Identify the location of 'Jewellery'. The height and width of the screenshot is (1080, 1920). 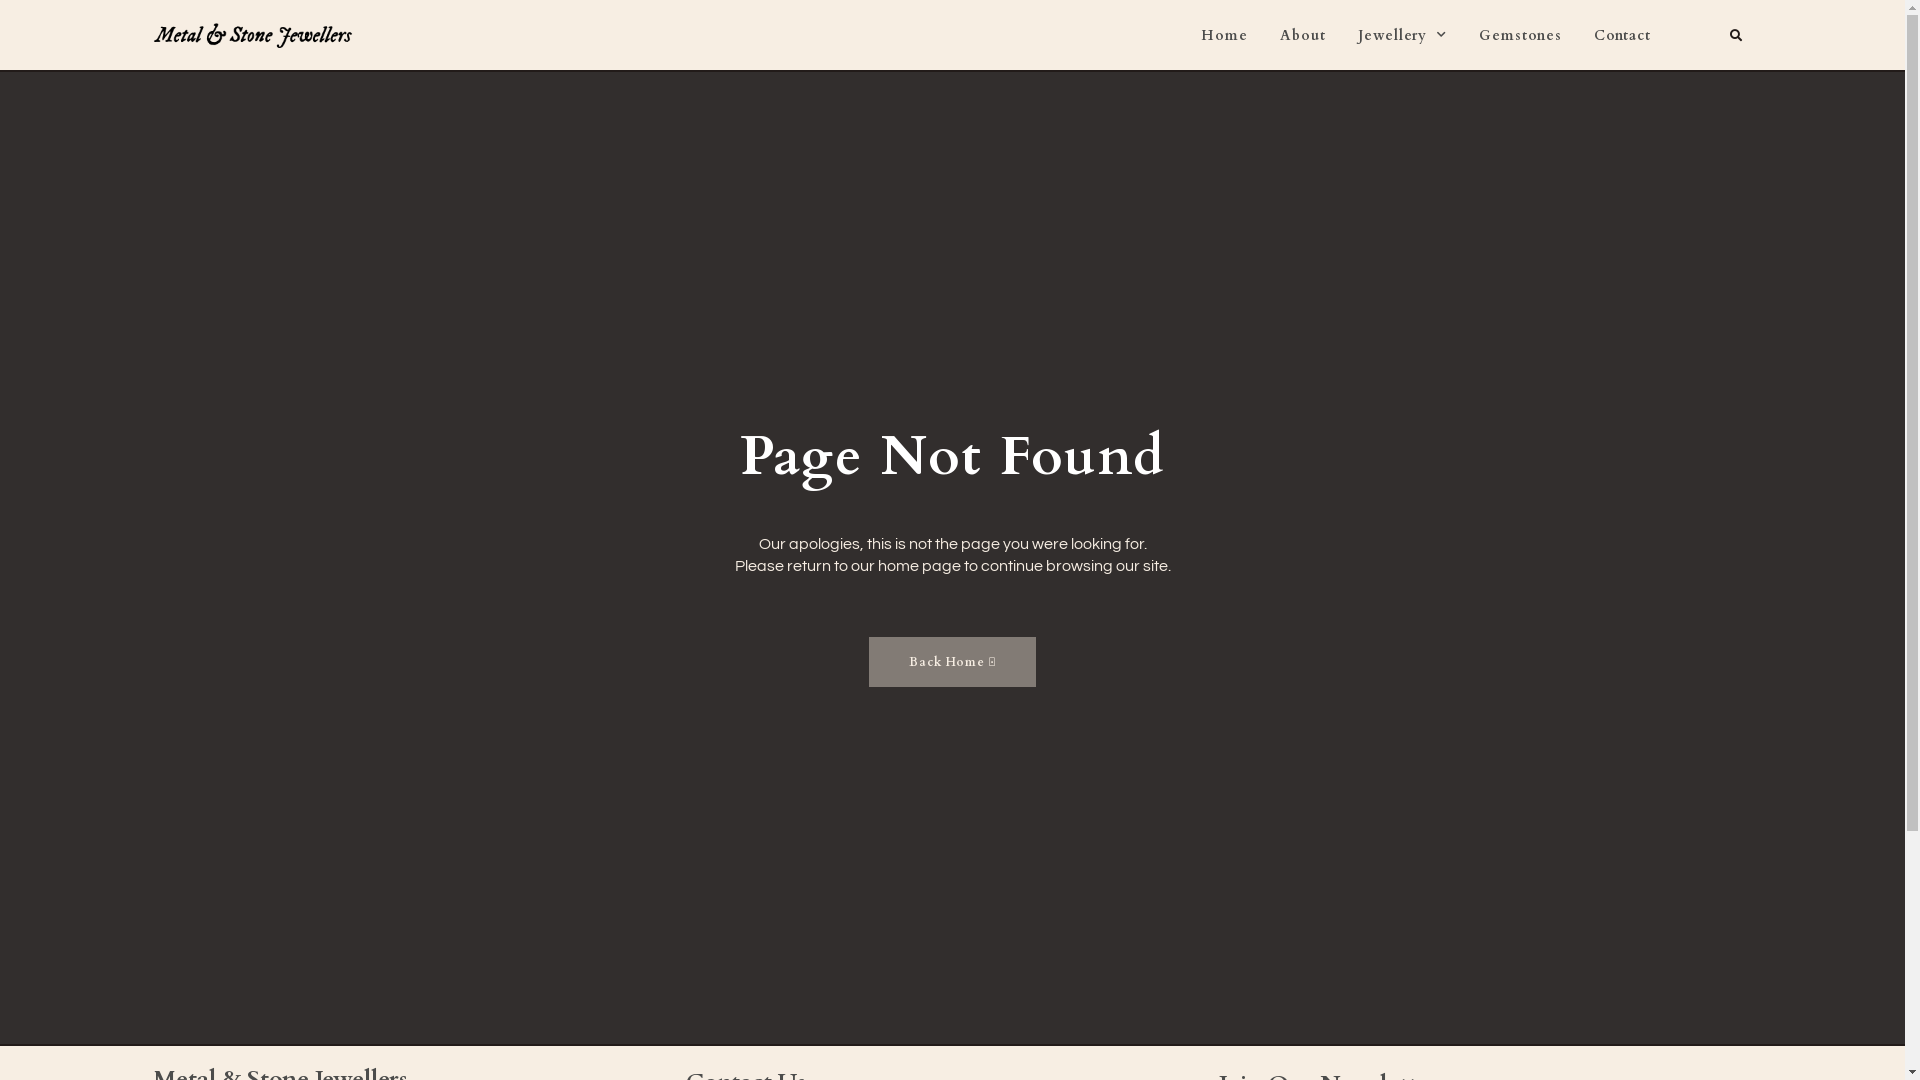
(1358, 35).